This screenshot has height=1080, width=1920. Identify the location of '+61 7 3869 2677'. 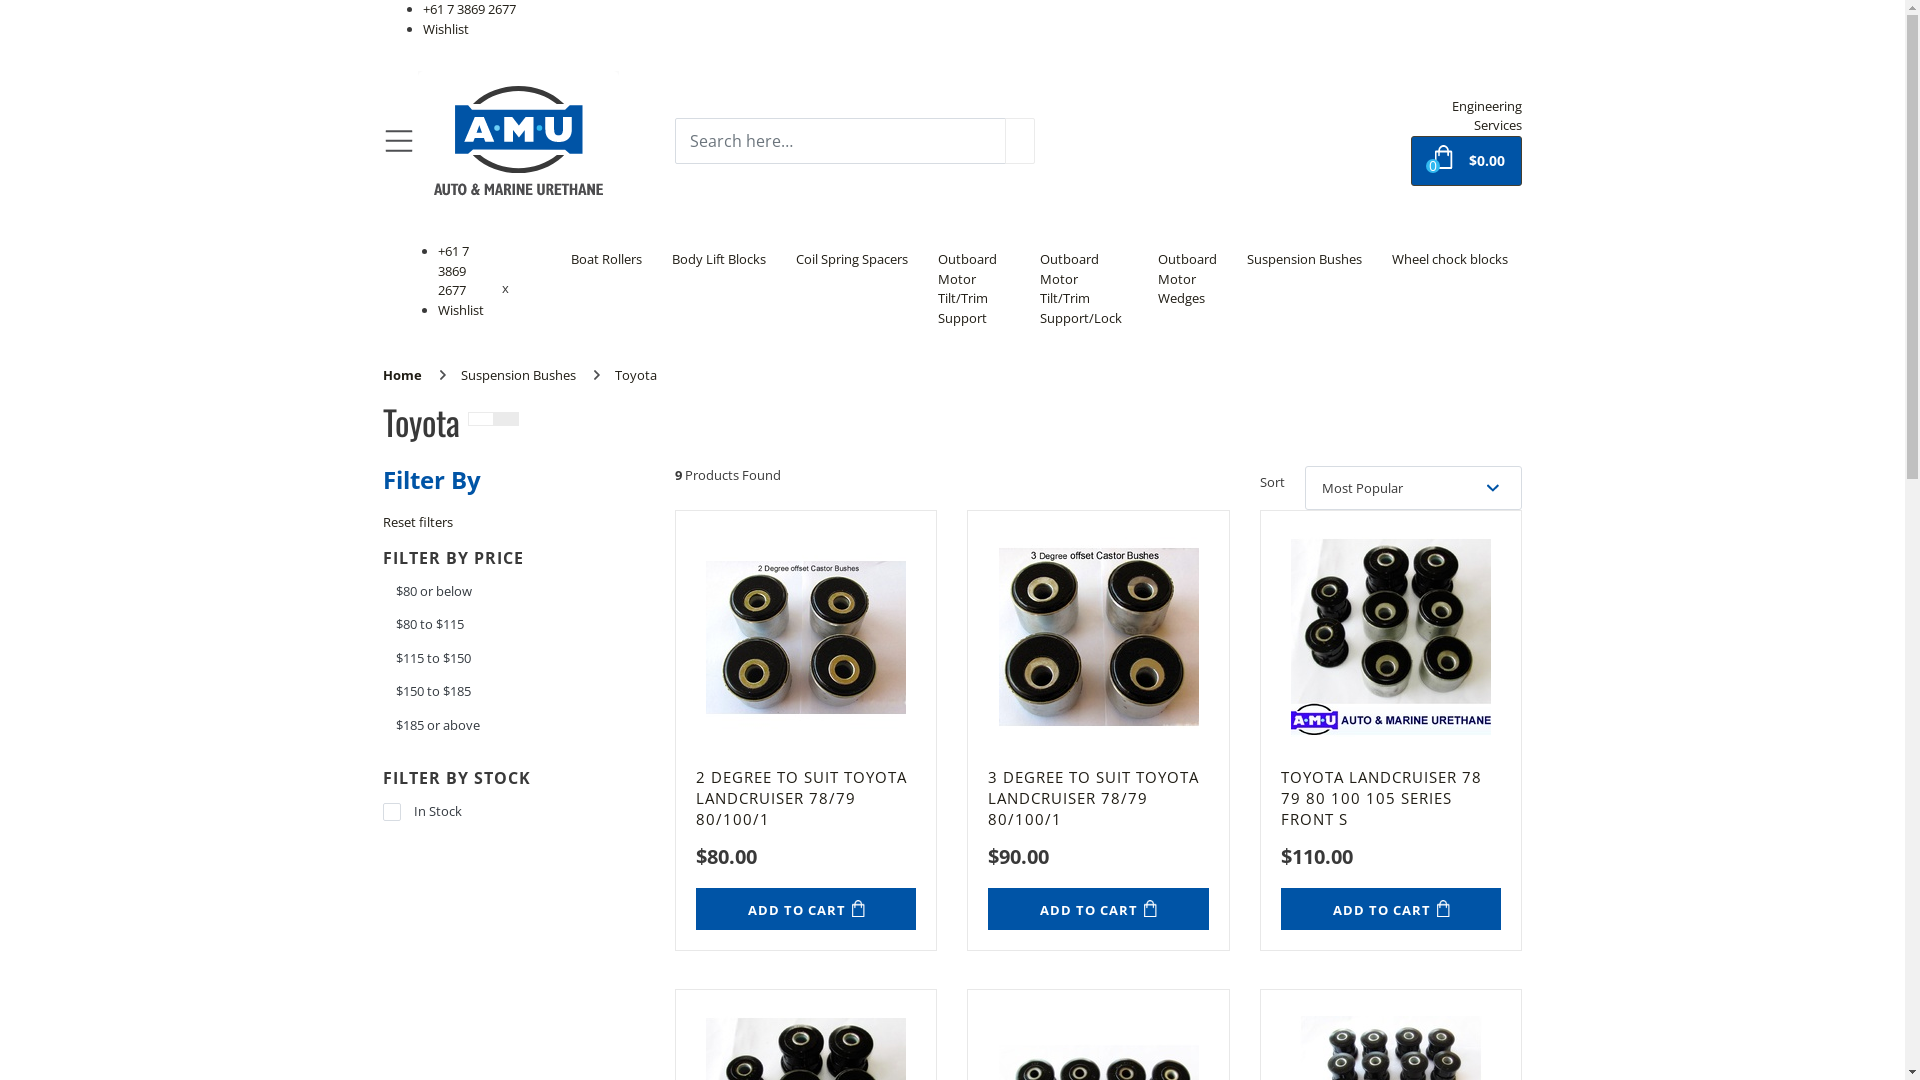
(467, 8).